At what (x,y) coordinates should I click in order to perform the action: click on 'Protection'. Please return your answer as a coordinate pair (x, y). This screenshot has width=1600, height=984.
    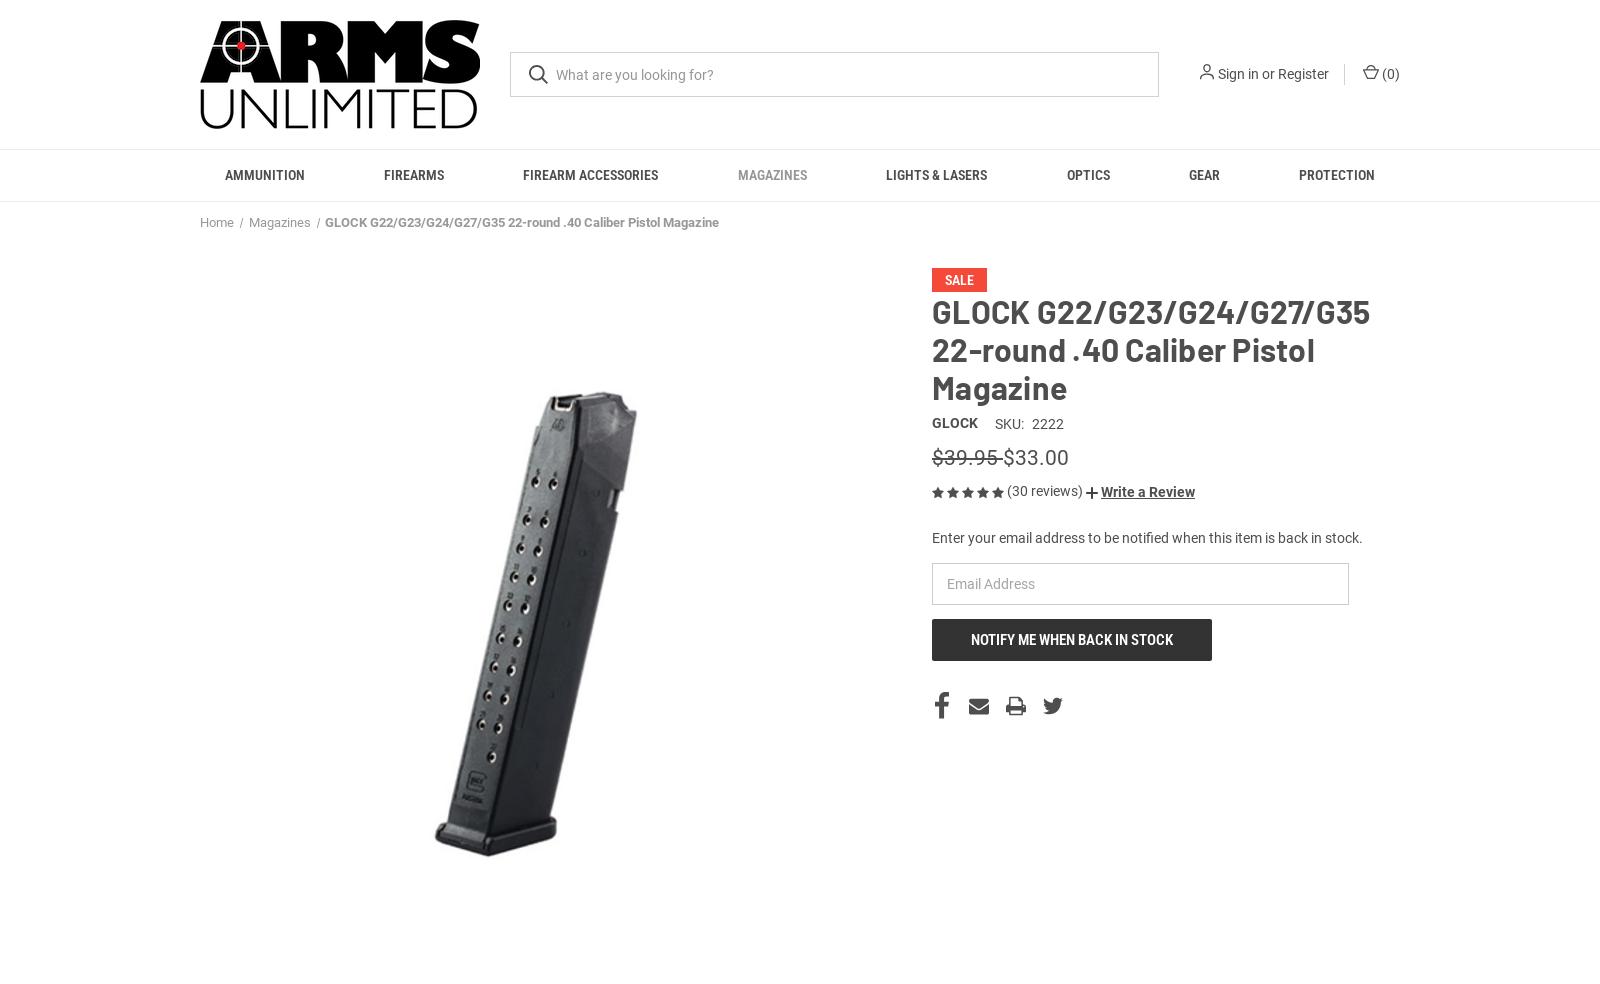
    Looking at the image, I should click on (1335, 174).